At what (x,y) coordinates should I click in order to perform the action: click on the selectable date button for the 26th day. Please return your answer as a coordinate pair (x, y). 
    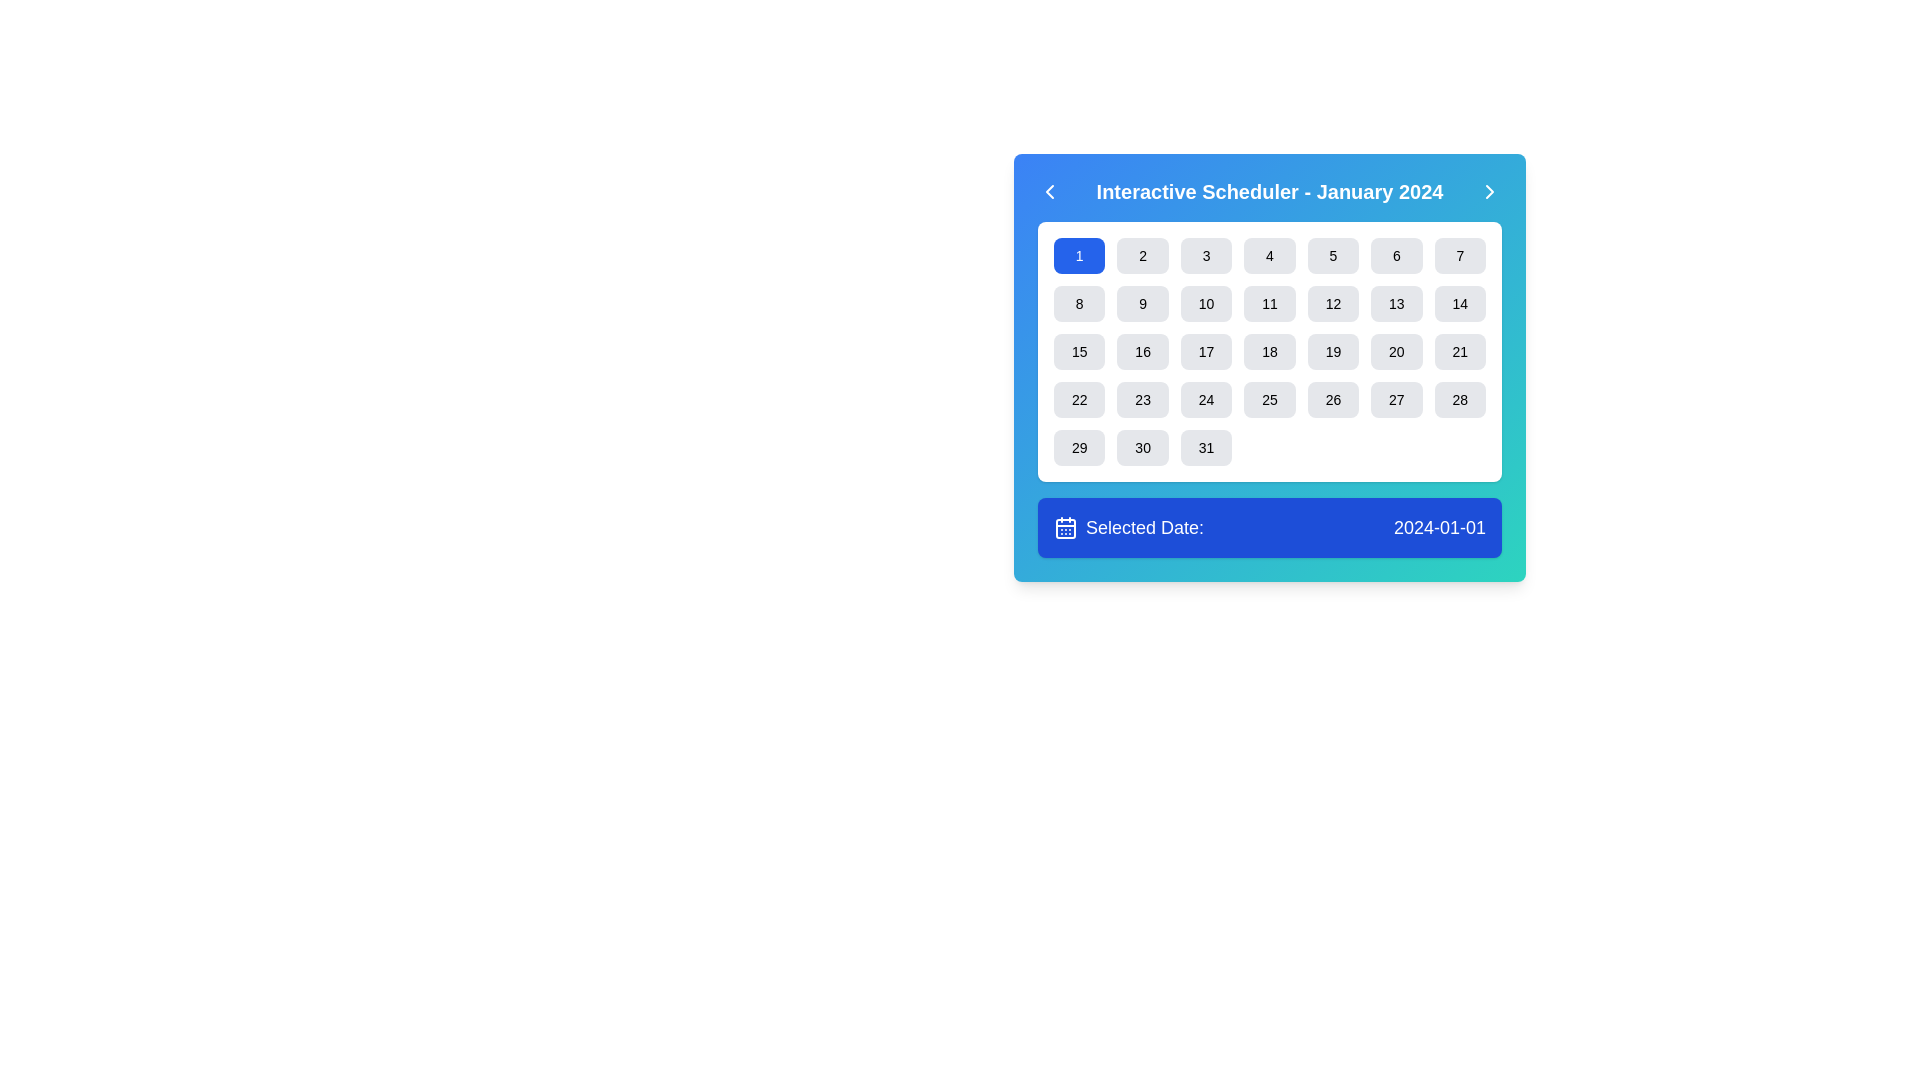
    Looking at the image, I should click on (1333, 400).